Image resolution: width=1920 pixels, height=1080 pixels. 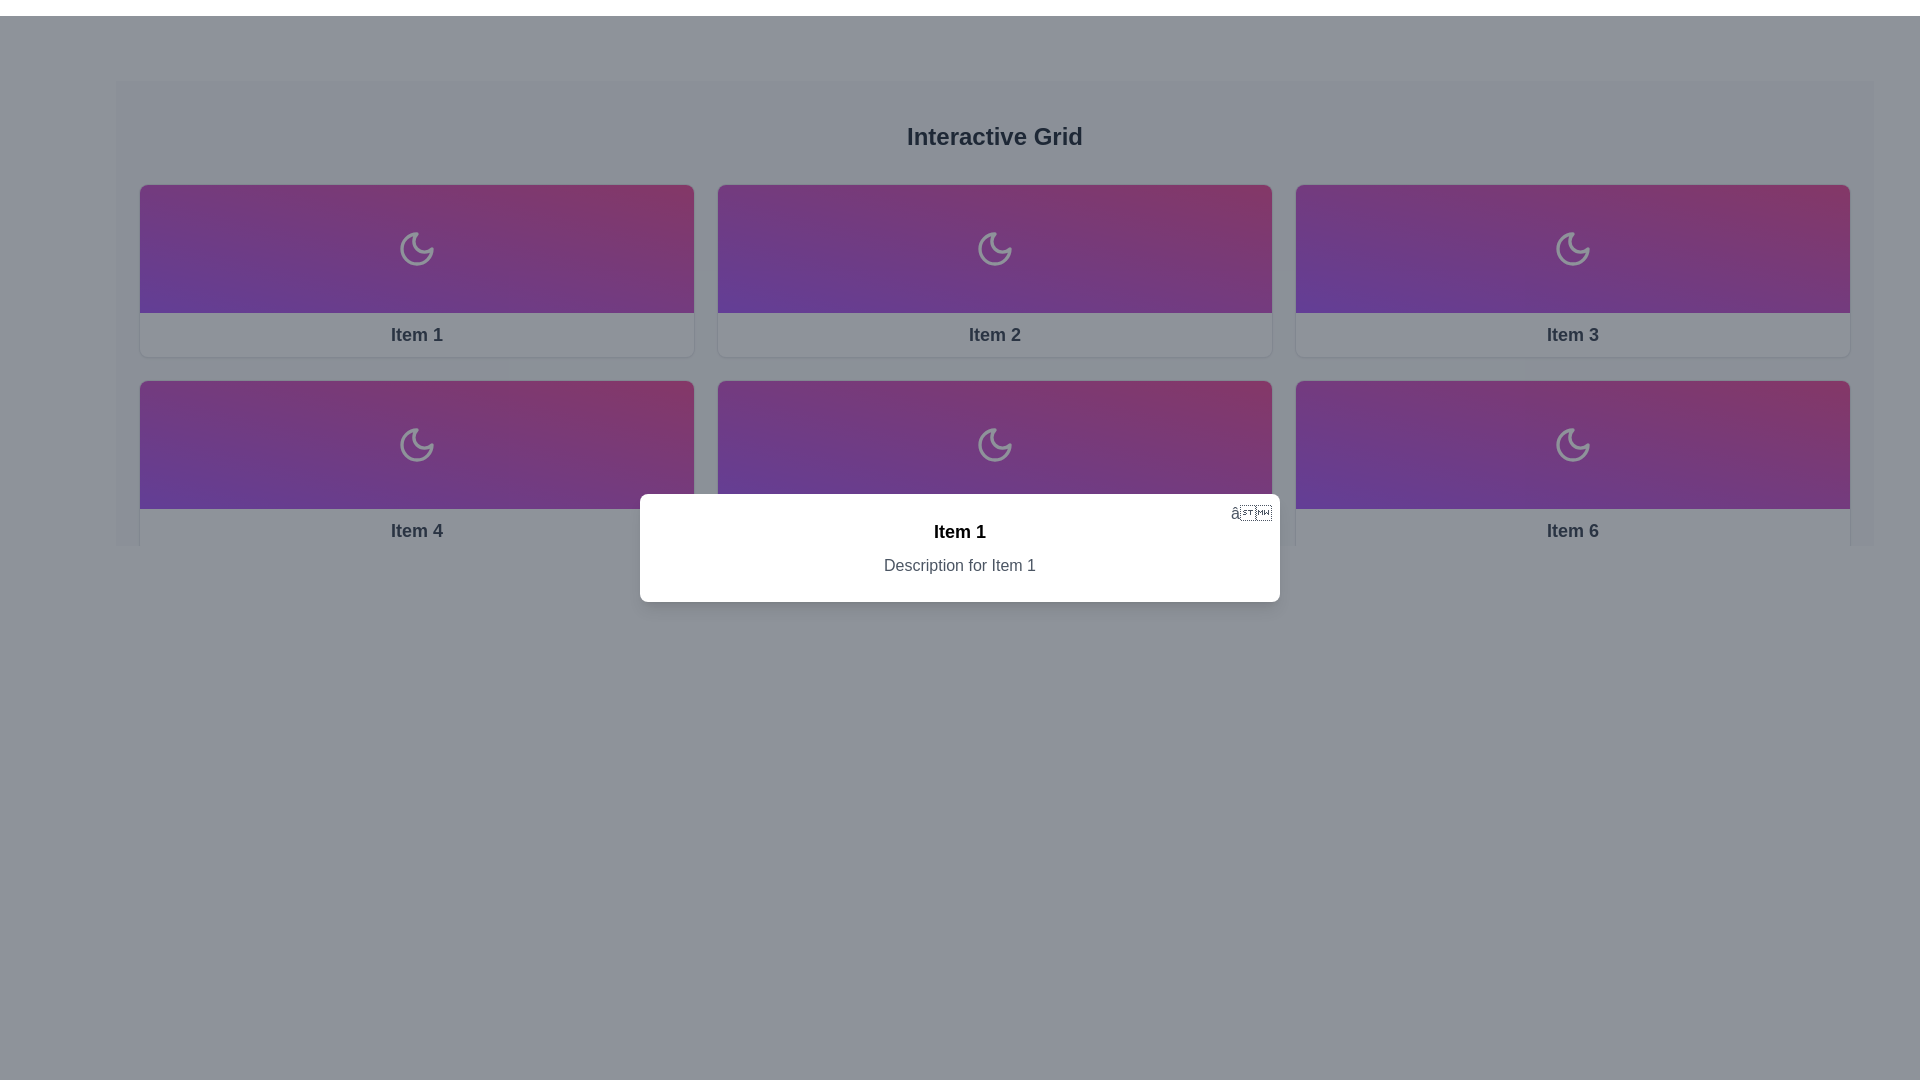 What do you see at coordinates (416, 248) in the screenshot?
I see `the decorative or status icon labeled 'Item 1' located in the top-left block of the grid layout` at bounding box center [416, 248].